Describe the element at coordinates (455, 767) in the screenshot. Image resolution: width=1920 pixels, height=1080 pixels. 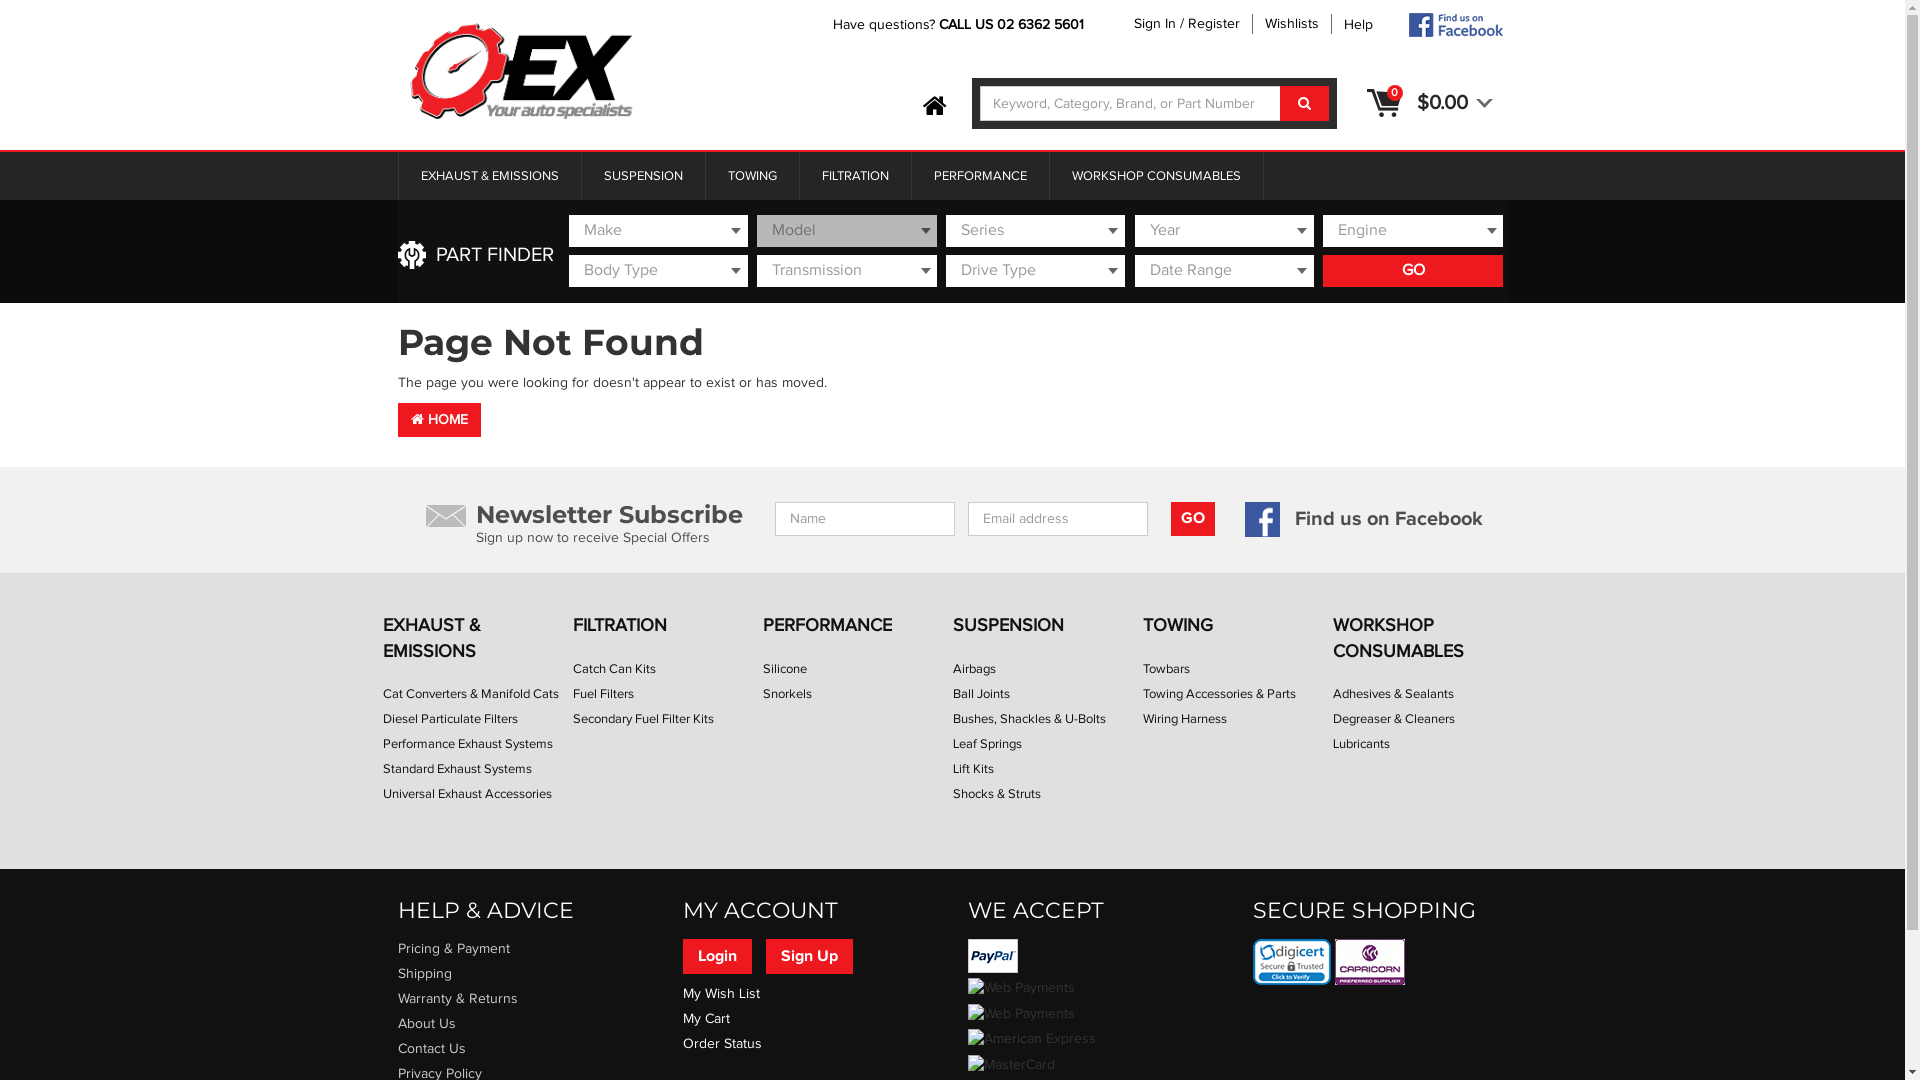
I see `'Standard Exhaust Systems'` at that location.